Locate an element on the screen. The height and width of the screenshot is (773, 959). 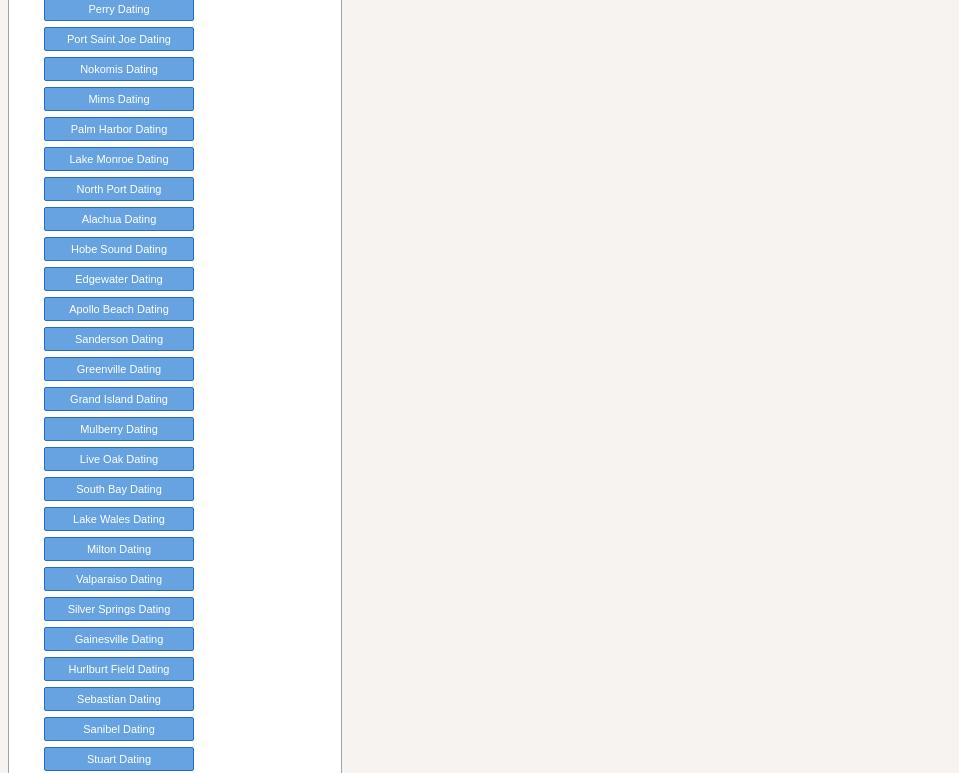
'Port Saint Joe Dating' is located at coordinates (118, 38).